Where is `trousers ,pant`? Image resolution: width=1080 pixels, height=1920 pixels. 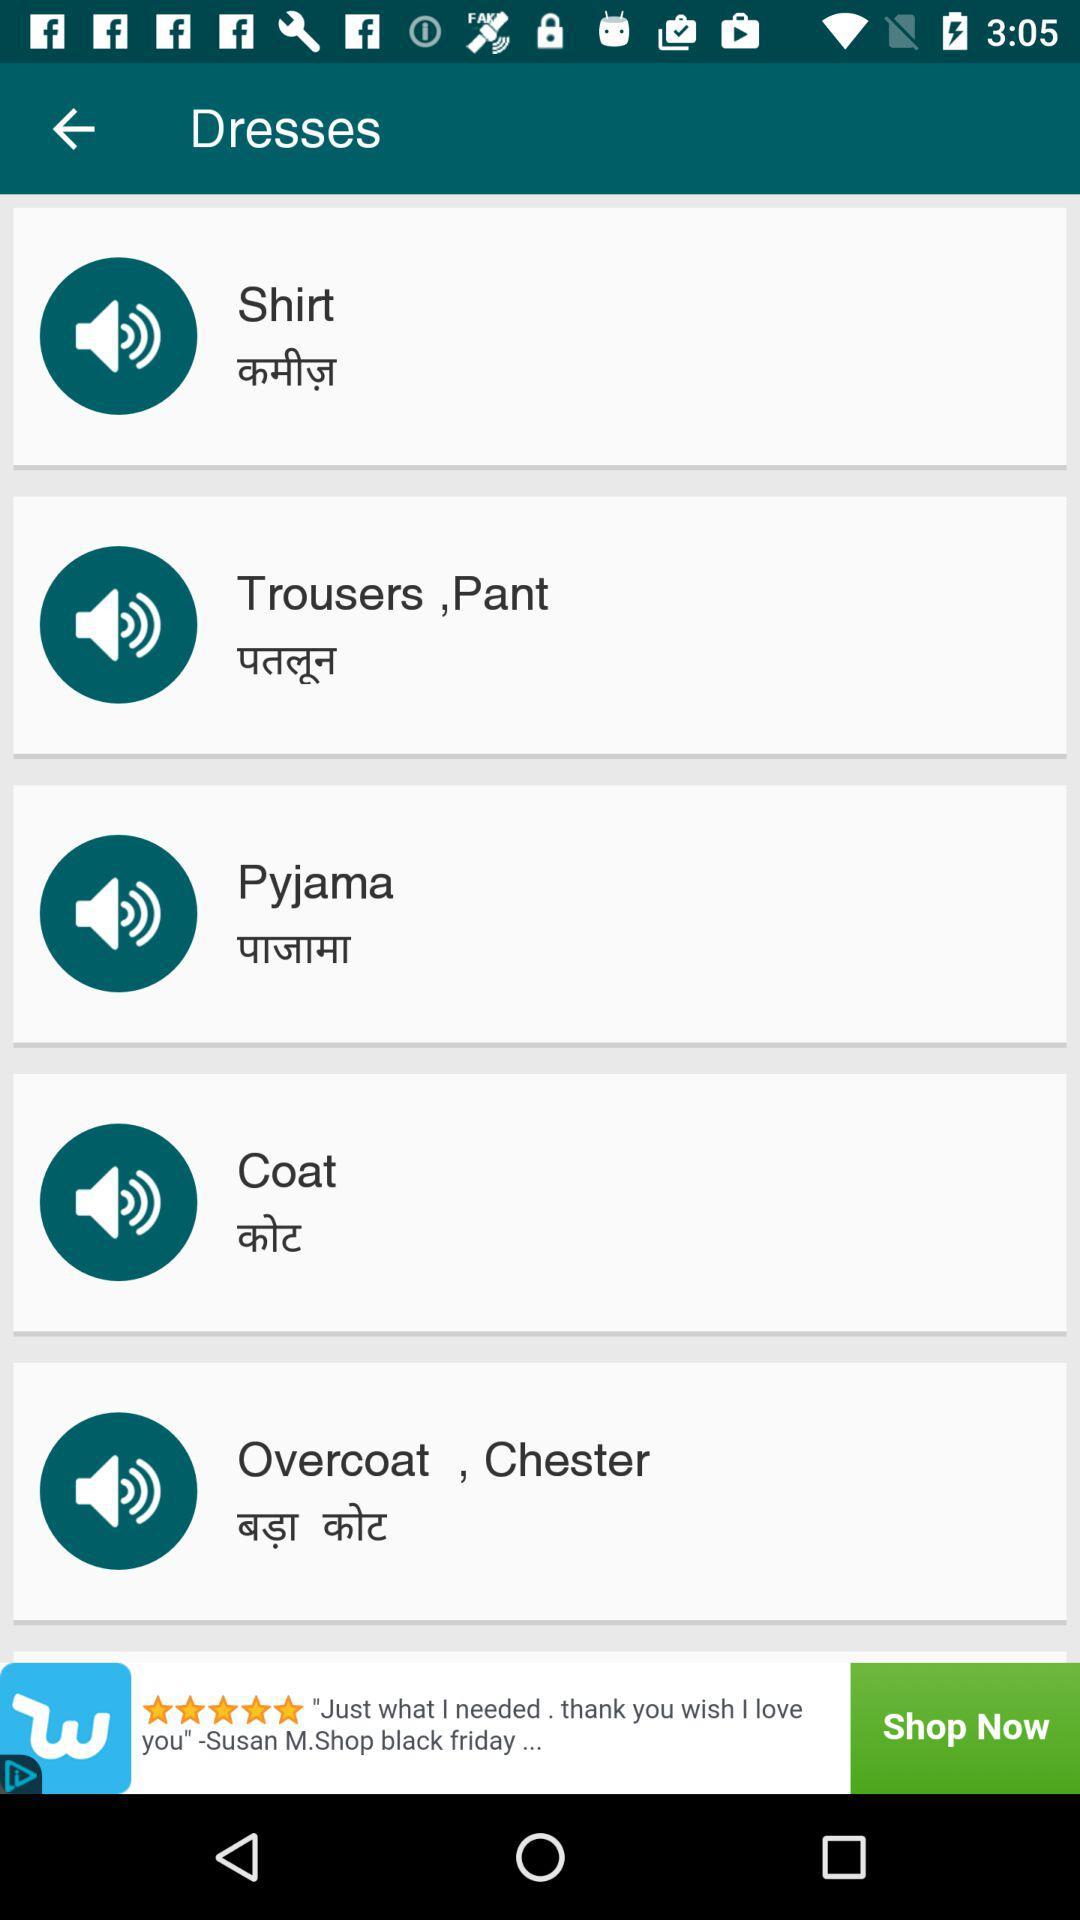 trousers ,pant is located at coordinates (393, 592).